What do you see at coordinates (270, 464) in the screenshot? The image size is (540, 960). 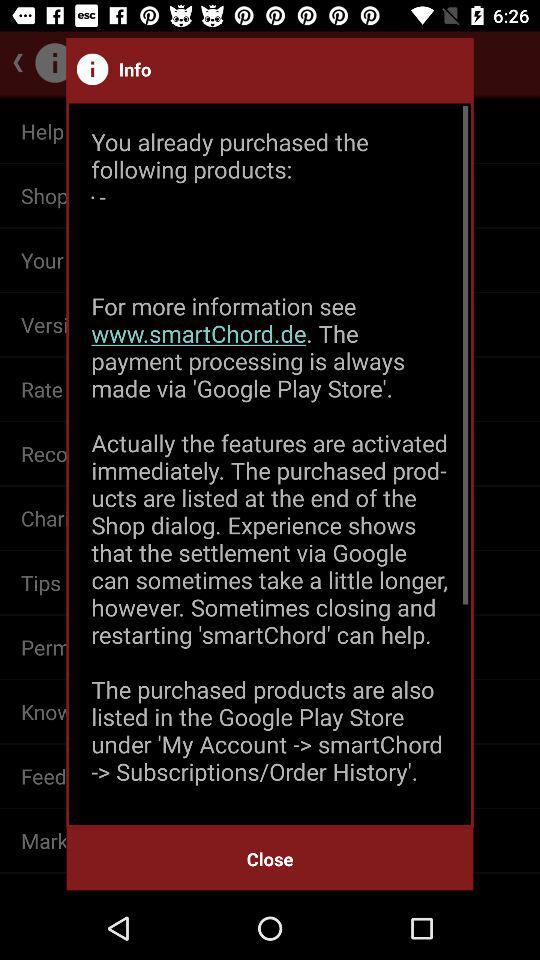 I see `the item above the close` at bounding box center [270, 464].